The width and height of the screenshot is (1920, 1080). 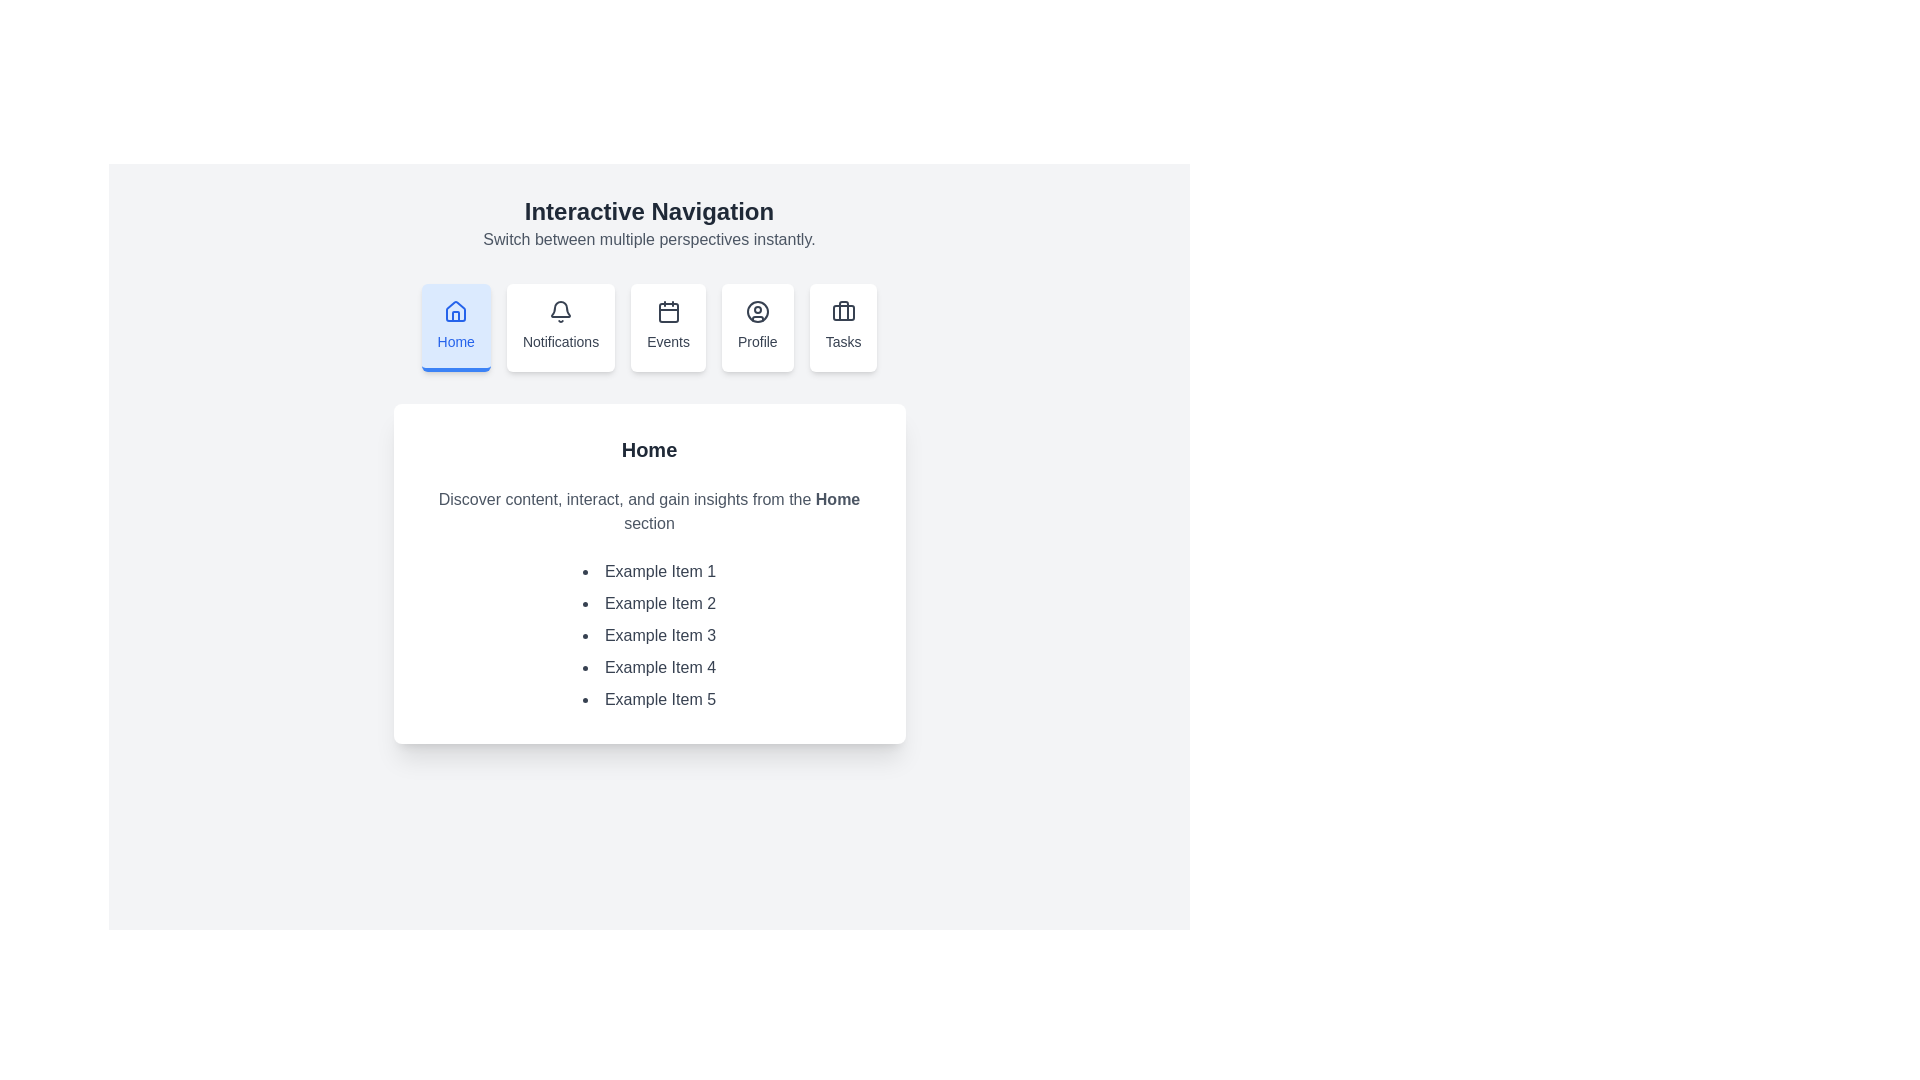 What do you see at coordinates (649, 571) in the screenshot?
I see `the text label reading 'Example Item 1' in the bulleted list, which is styled with a gray font color and is the first item in the list` at bounding box center [649, 571].